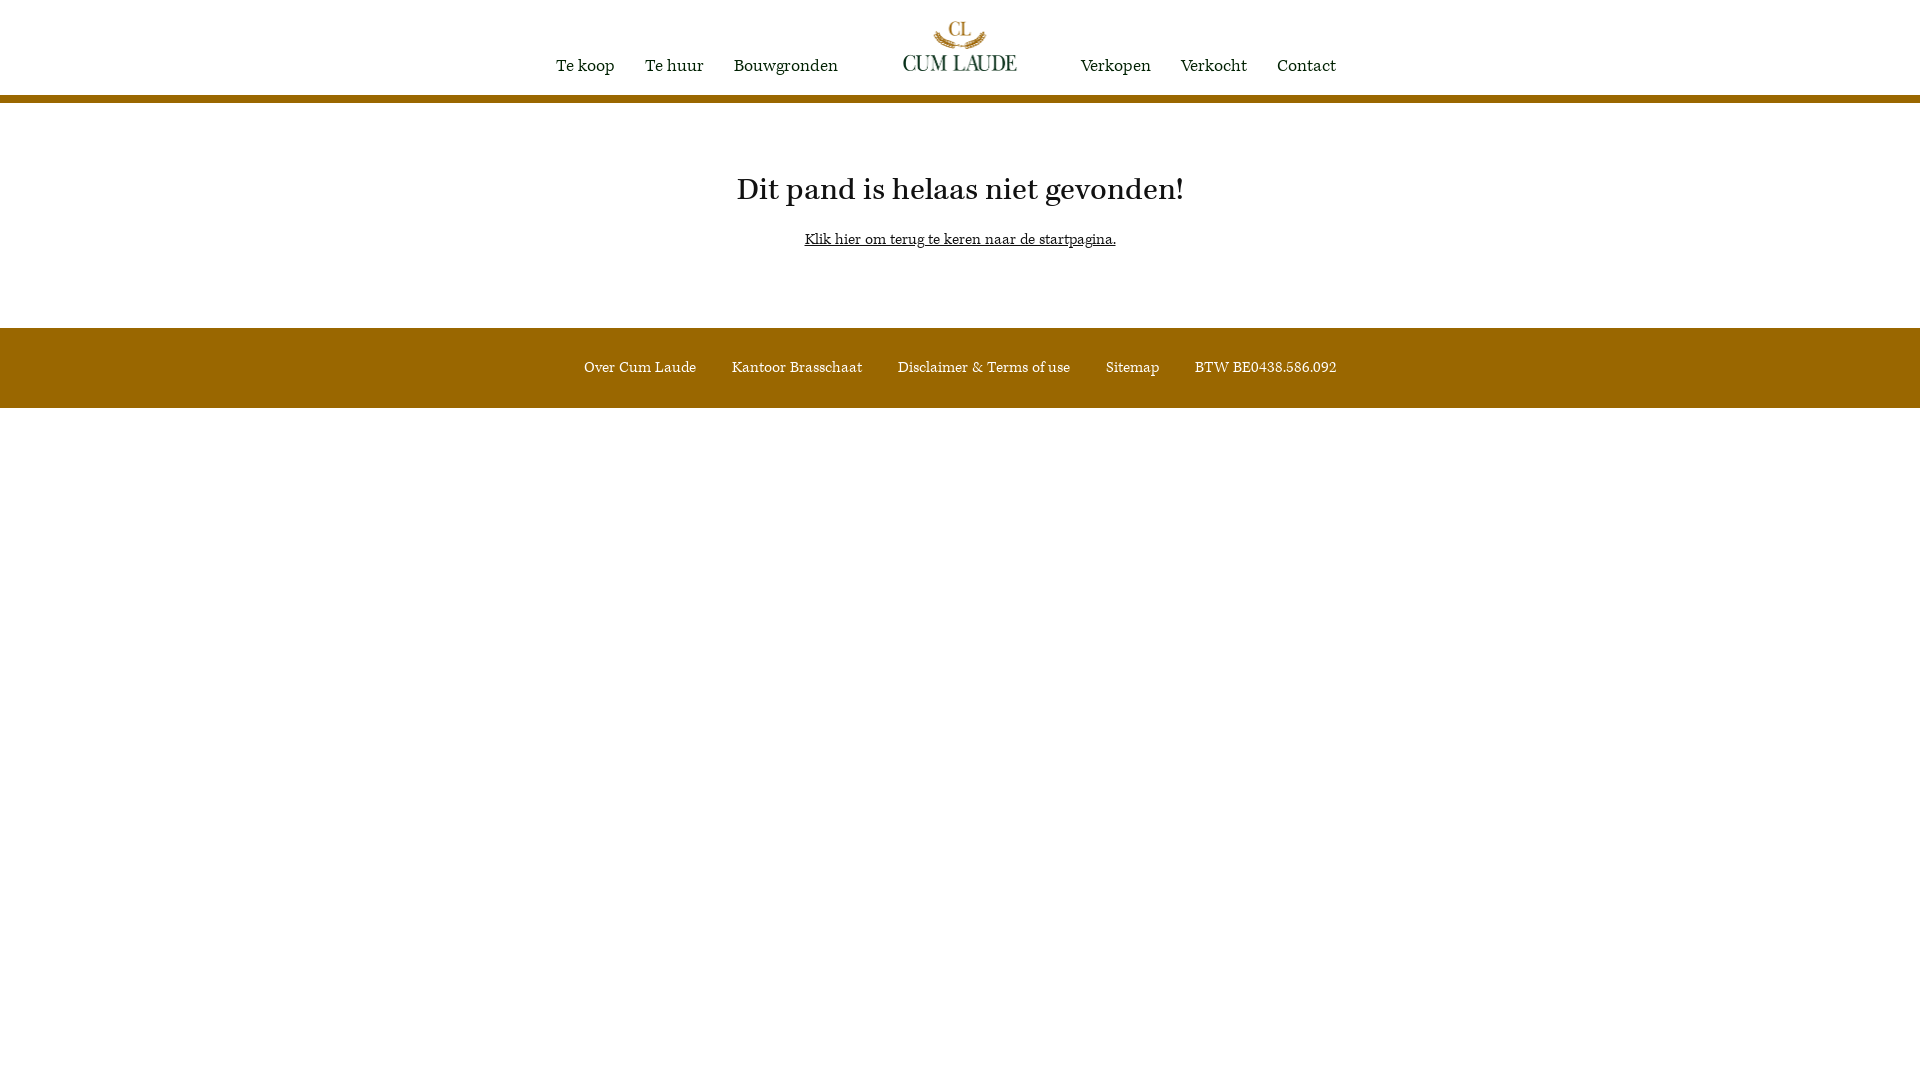 The image size is (1920, 1080). What do you see at coordinates (983, 367) in the screenshot?
I see `'Disclaimer & Terms of use'` at bounding box center [983, 367].